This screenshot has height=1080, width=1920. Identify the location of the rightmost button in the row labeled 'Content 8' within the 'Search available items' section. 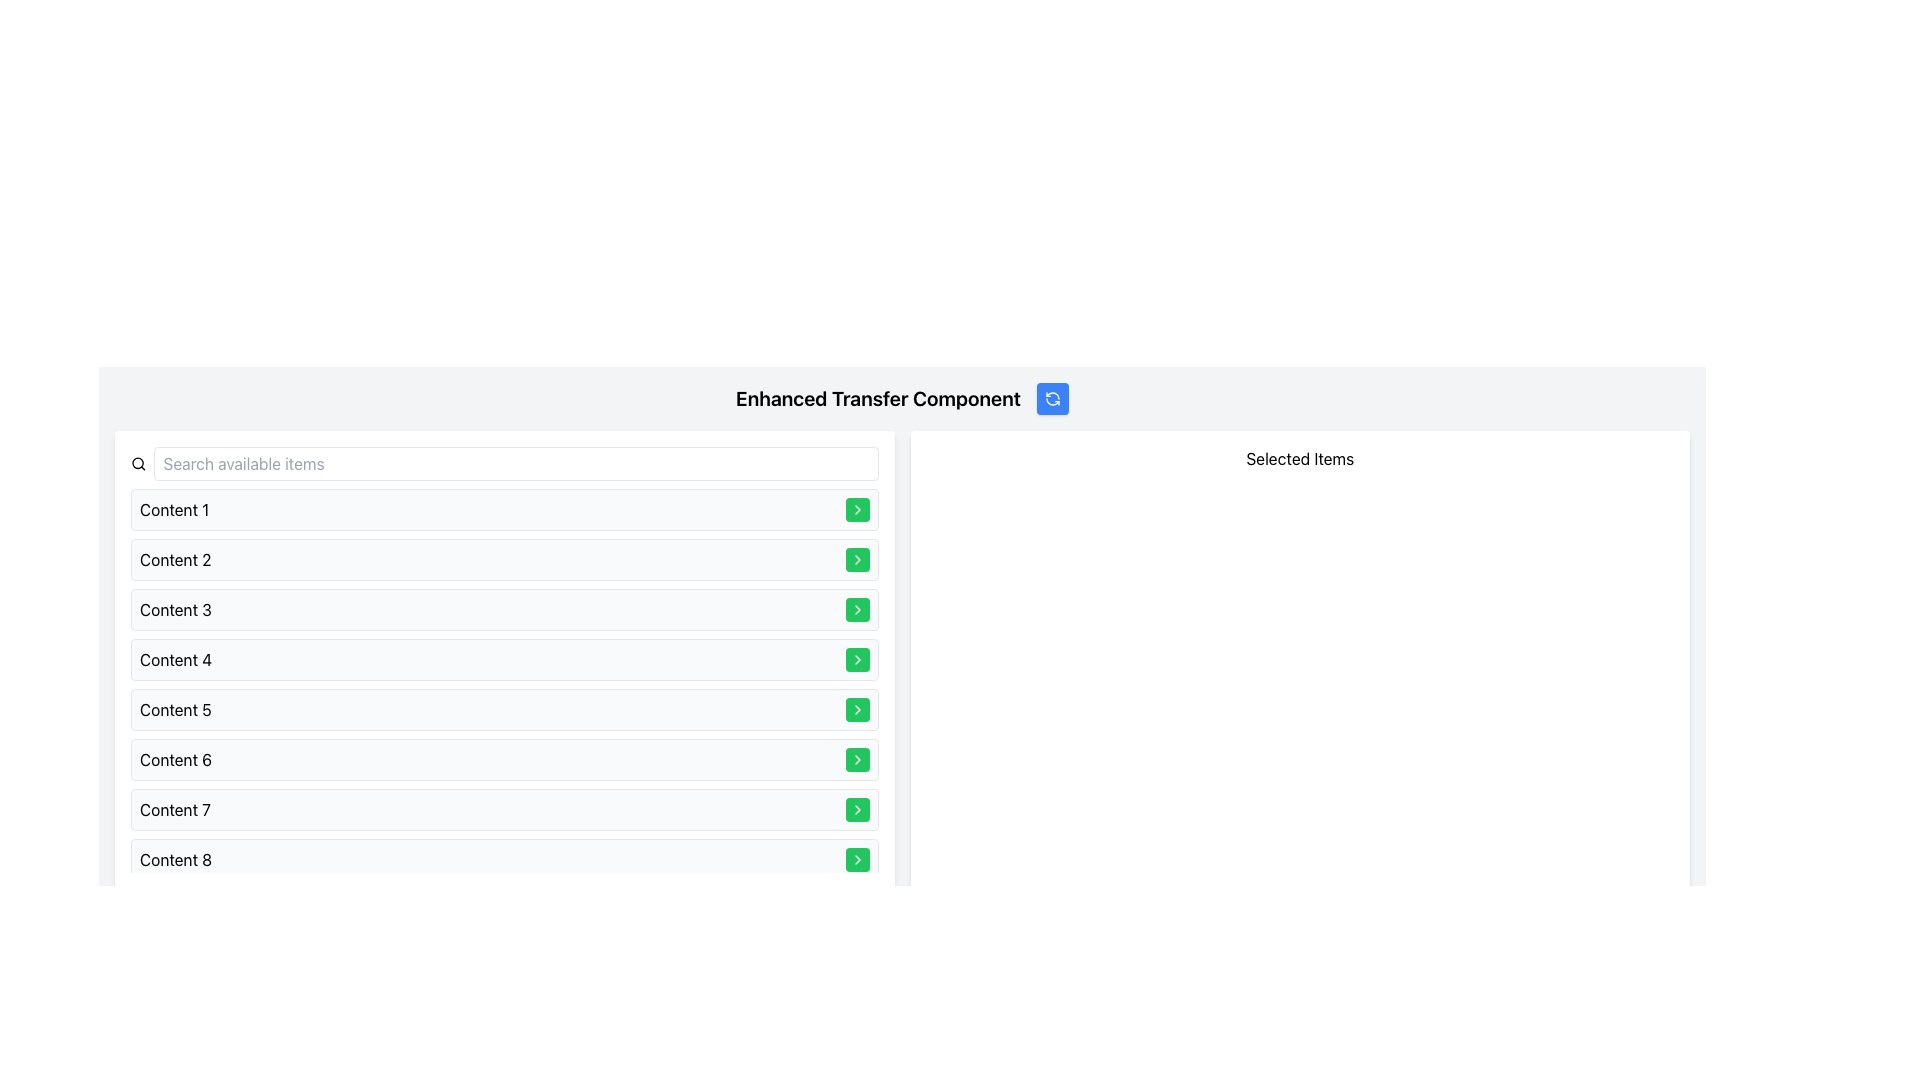
(857, 859).